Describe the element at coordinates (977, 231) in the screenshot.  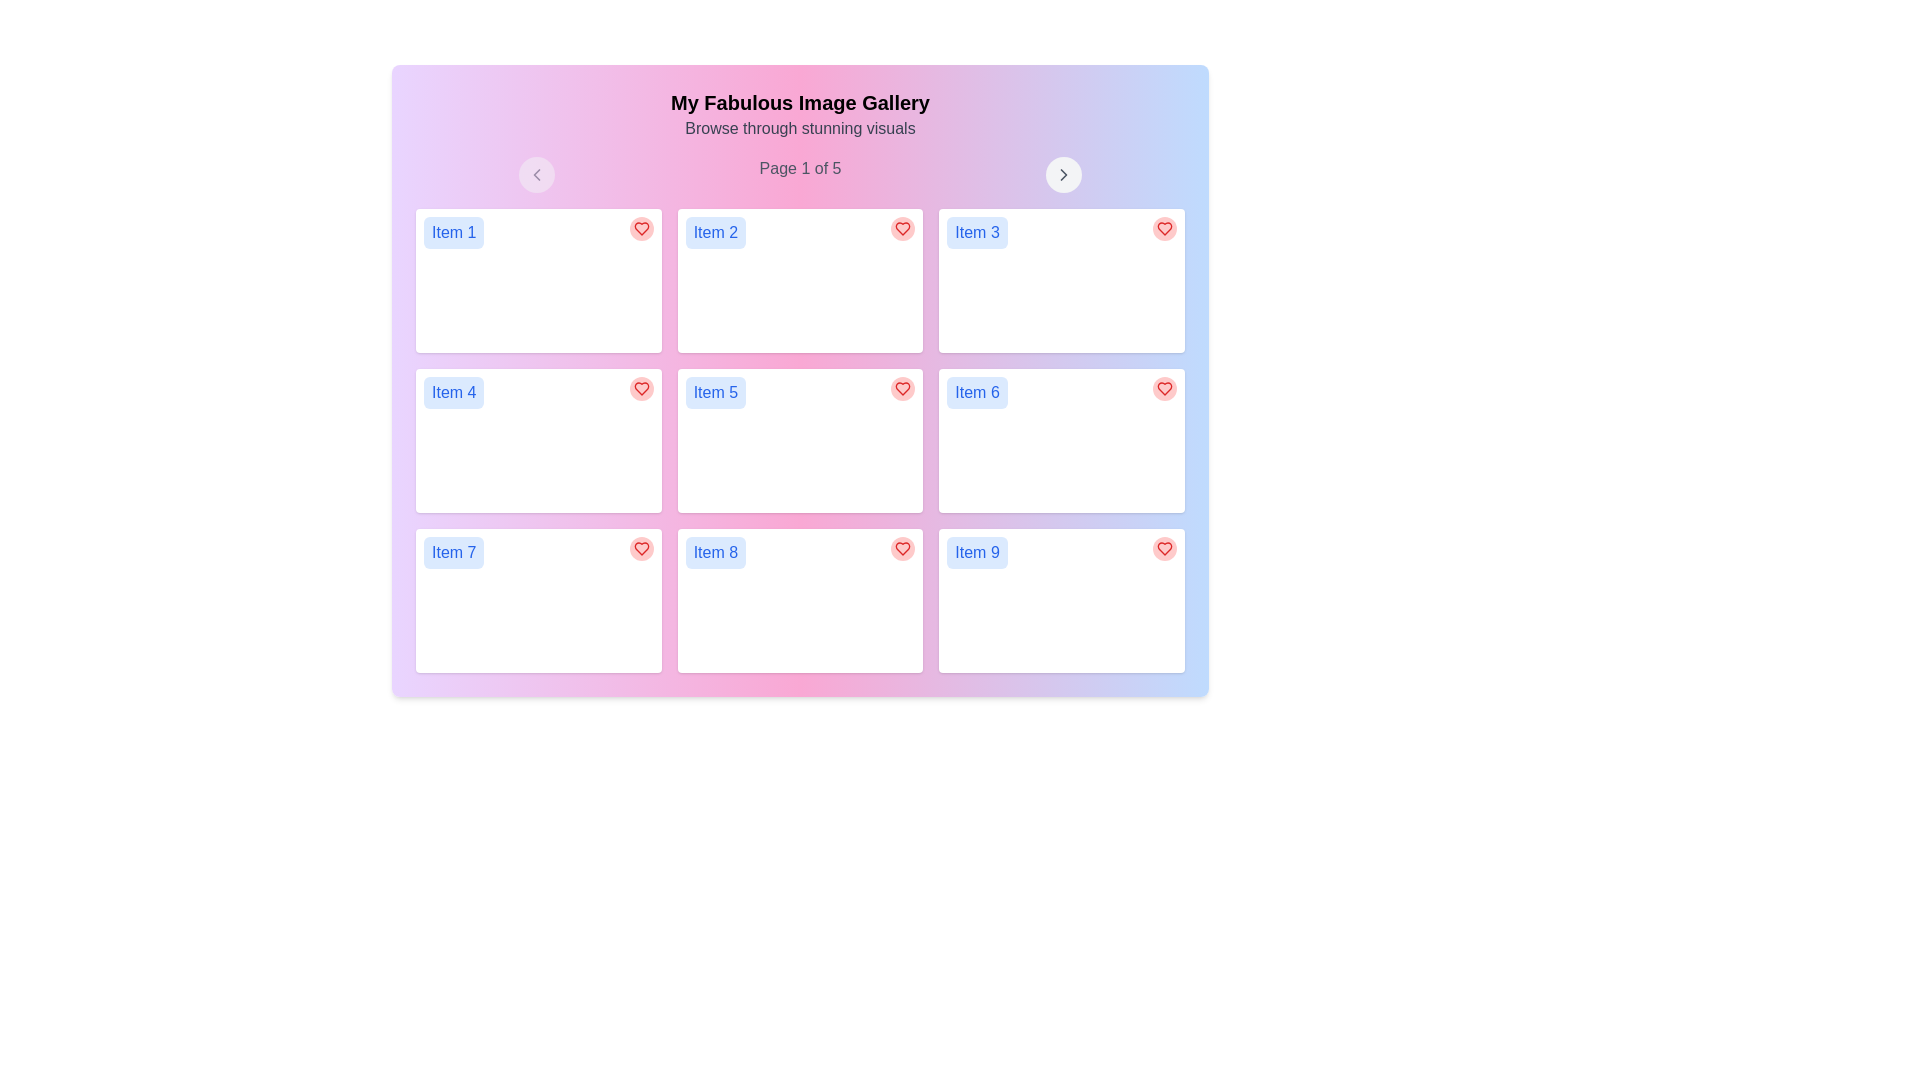
I see `the label indicating 'Item 3' in the top-right grid cell of the layout, which serves as a title for the card` at that location.